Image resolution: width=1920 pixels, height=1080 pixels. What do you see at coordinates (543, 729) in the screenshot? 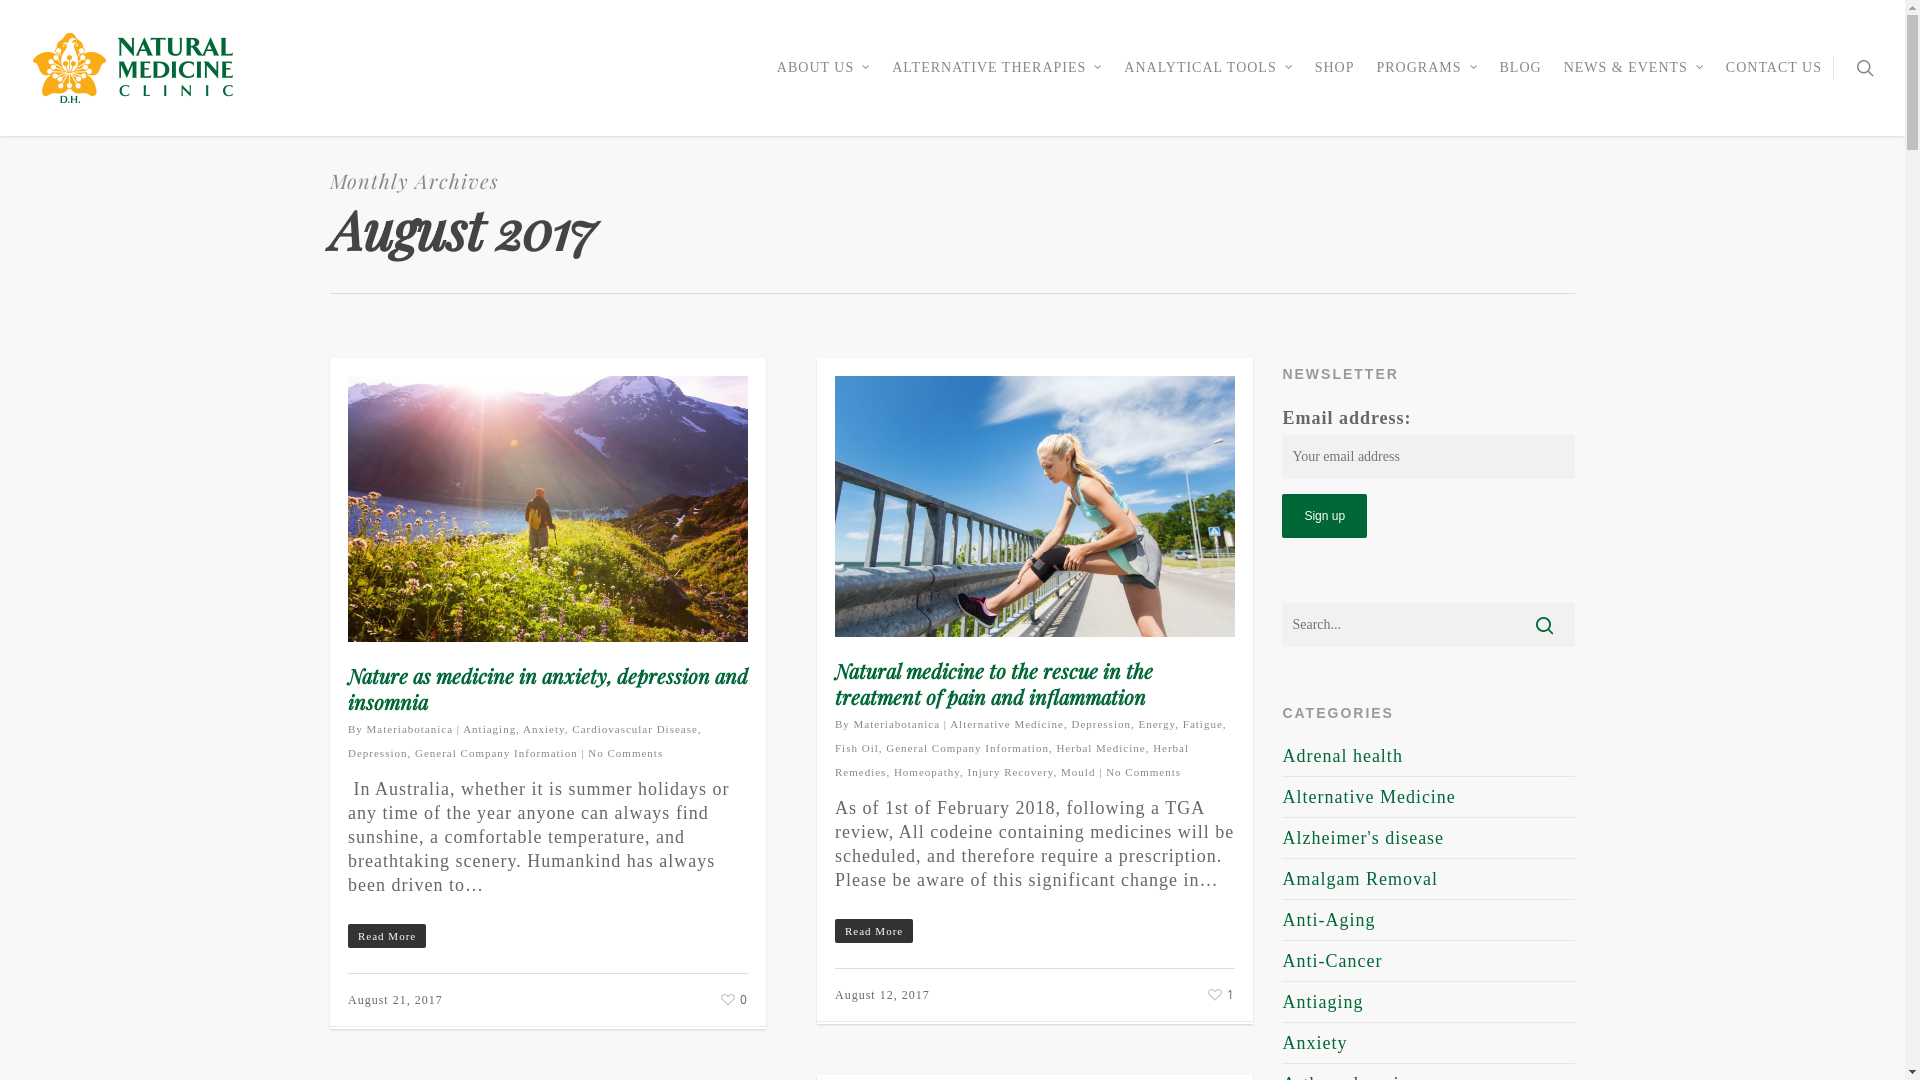
I see `'Anxiety'` at bounding box center [543, 729].